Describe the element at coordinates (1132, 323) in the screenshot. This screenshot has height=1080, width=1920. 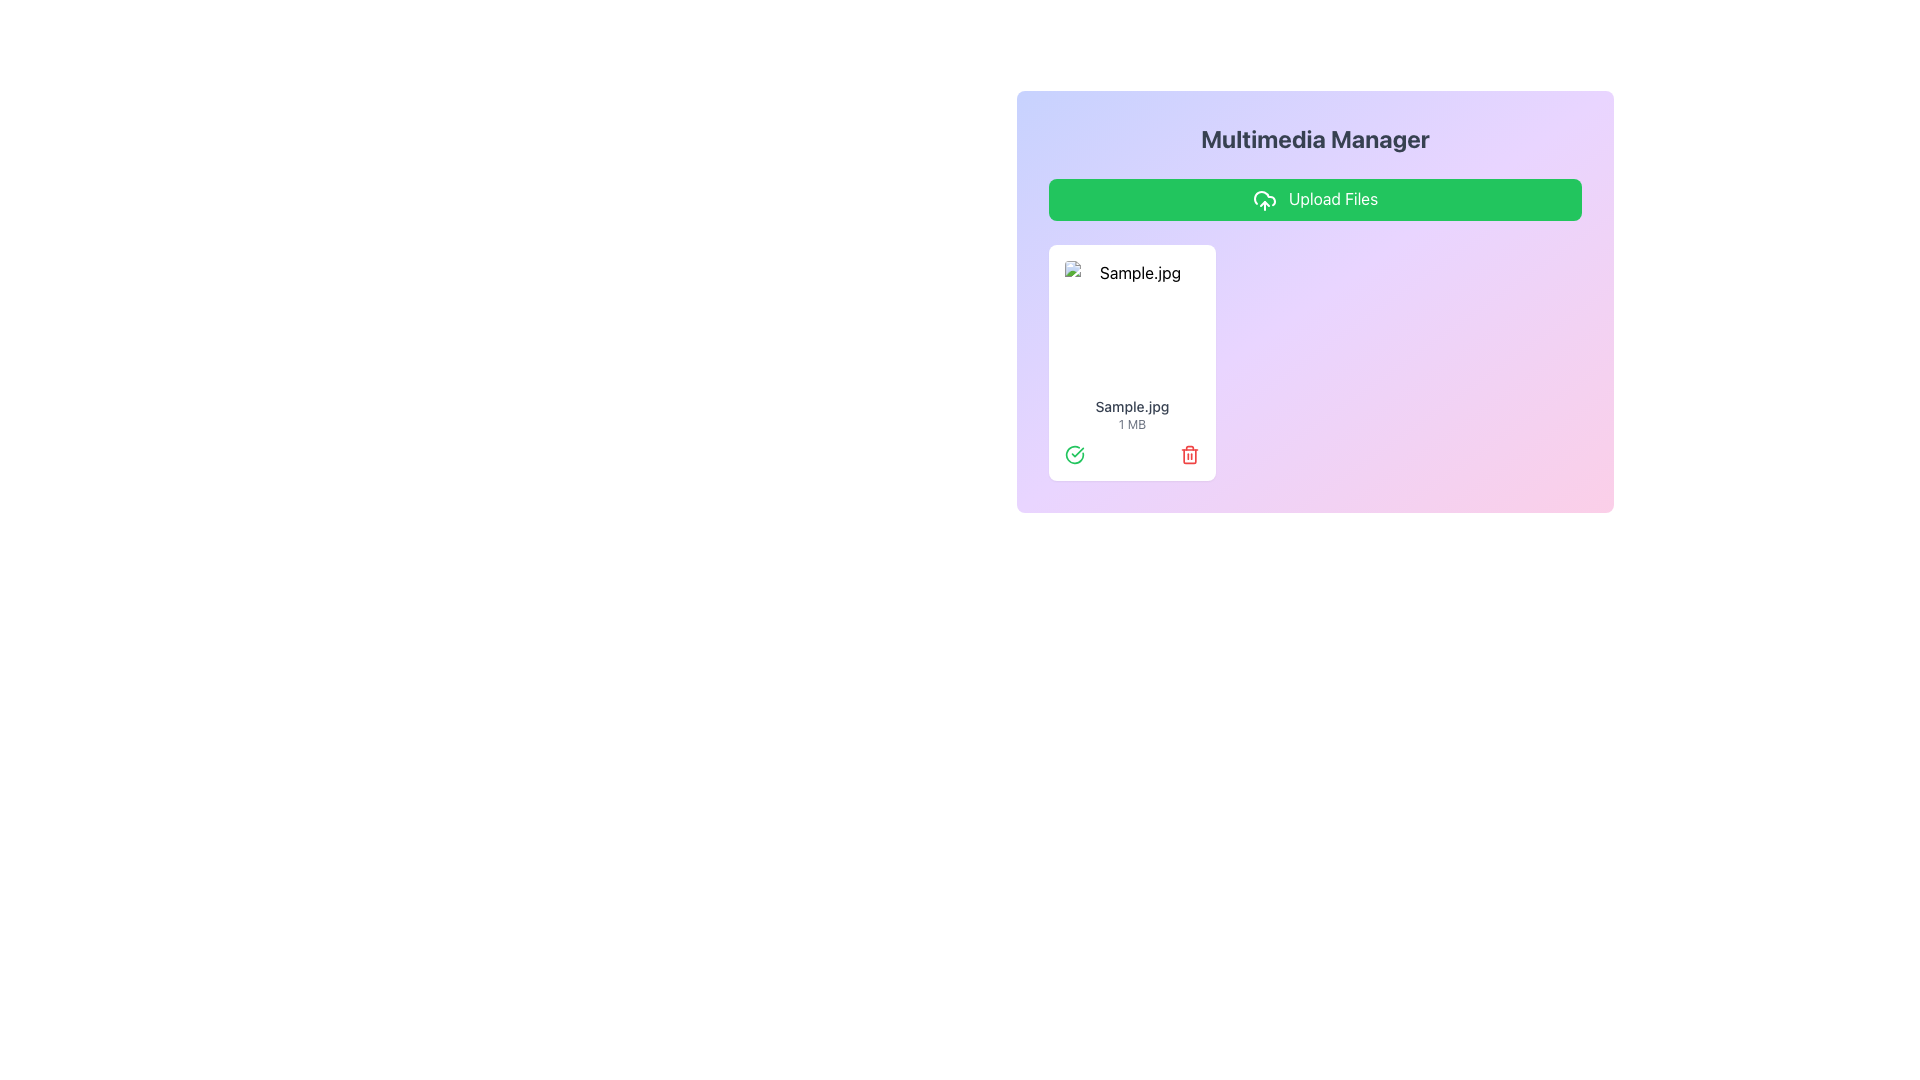
I see `the image preview for 'Sample.jpg'` at that location.